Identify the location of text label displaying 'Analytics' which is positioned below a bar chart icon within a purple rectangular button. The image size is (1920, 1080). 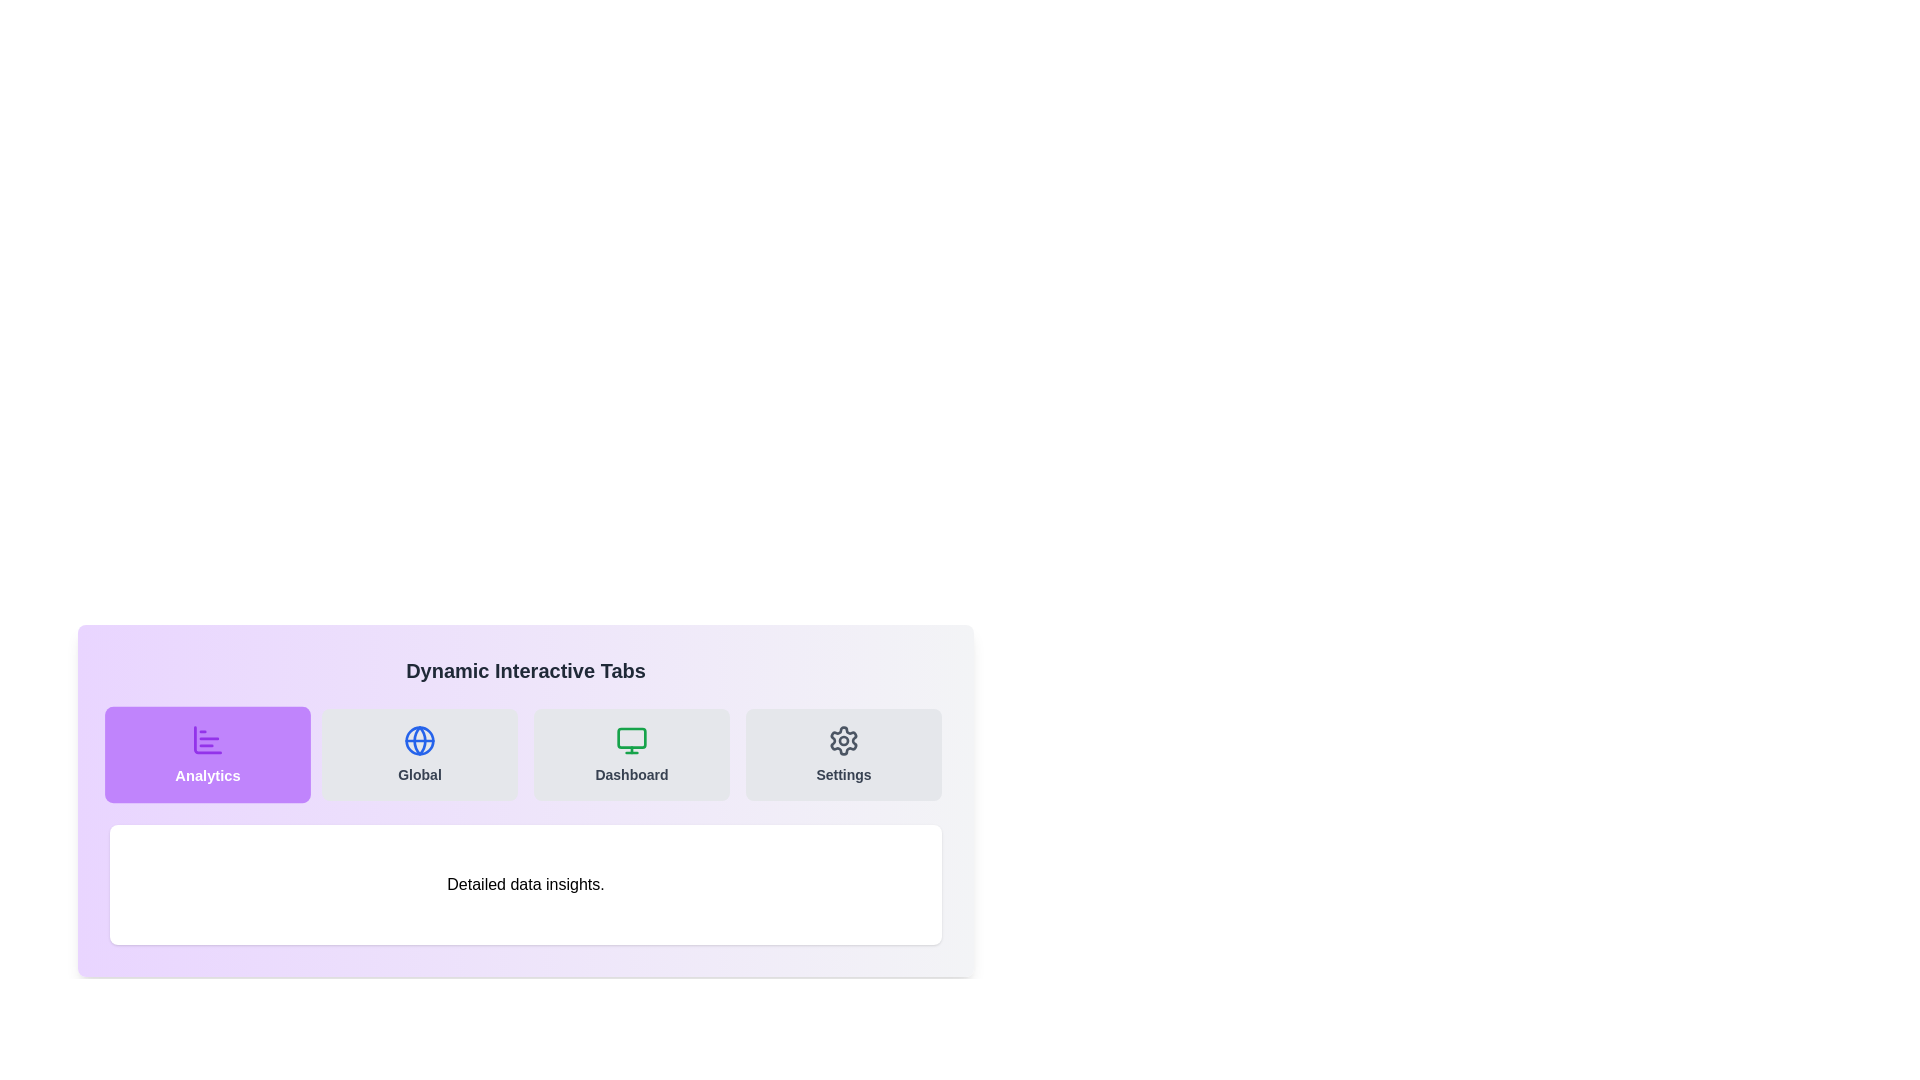
(207, 774).